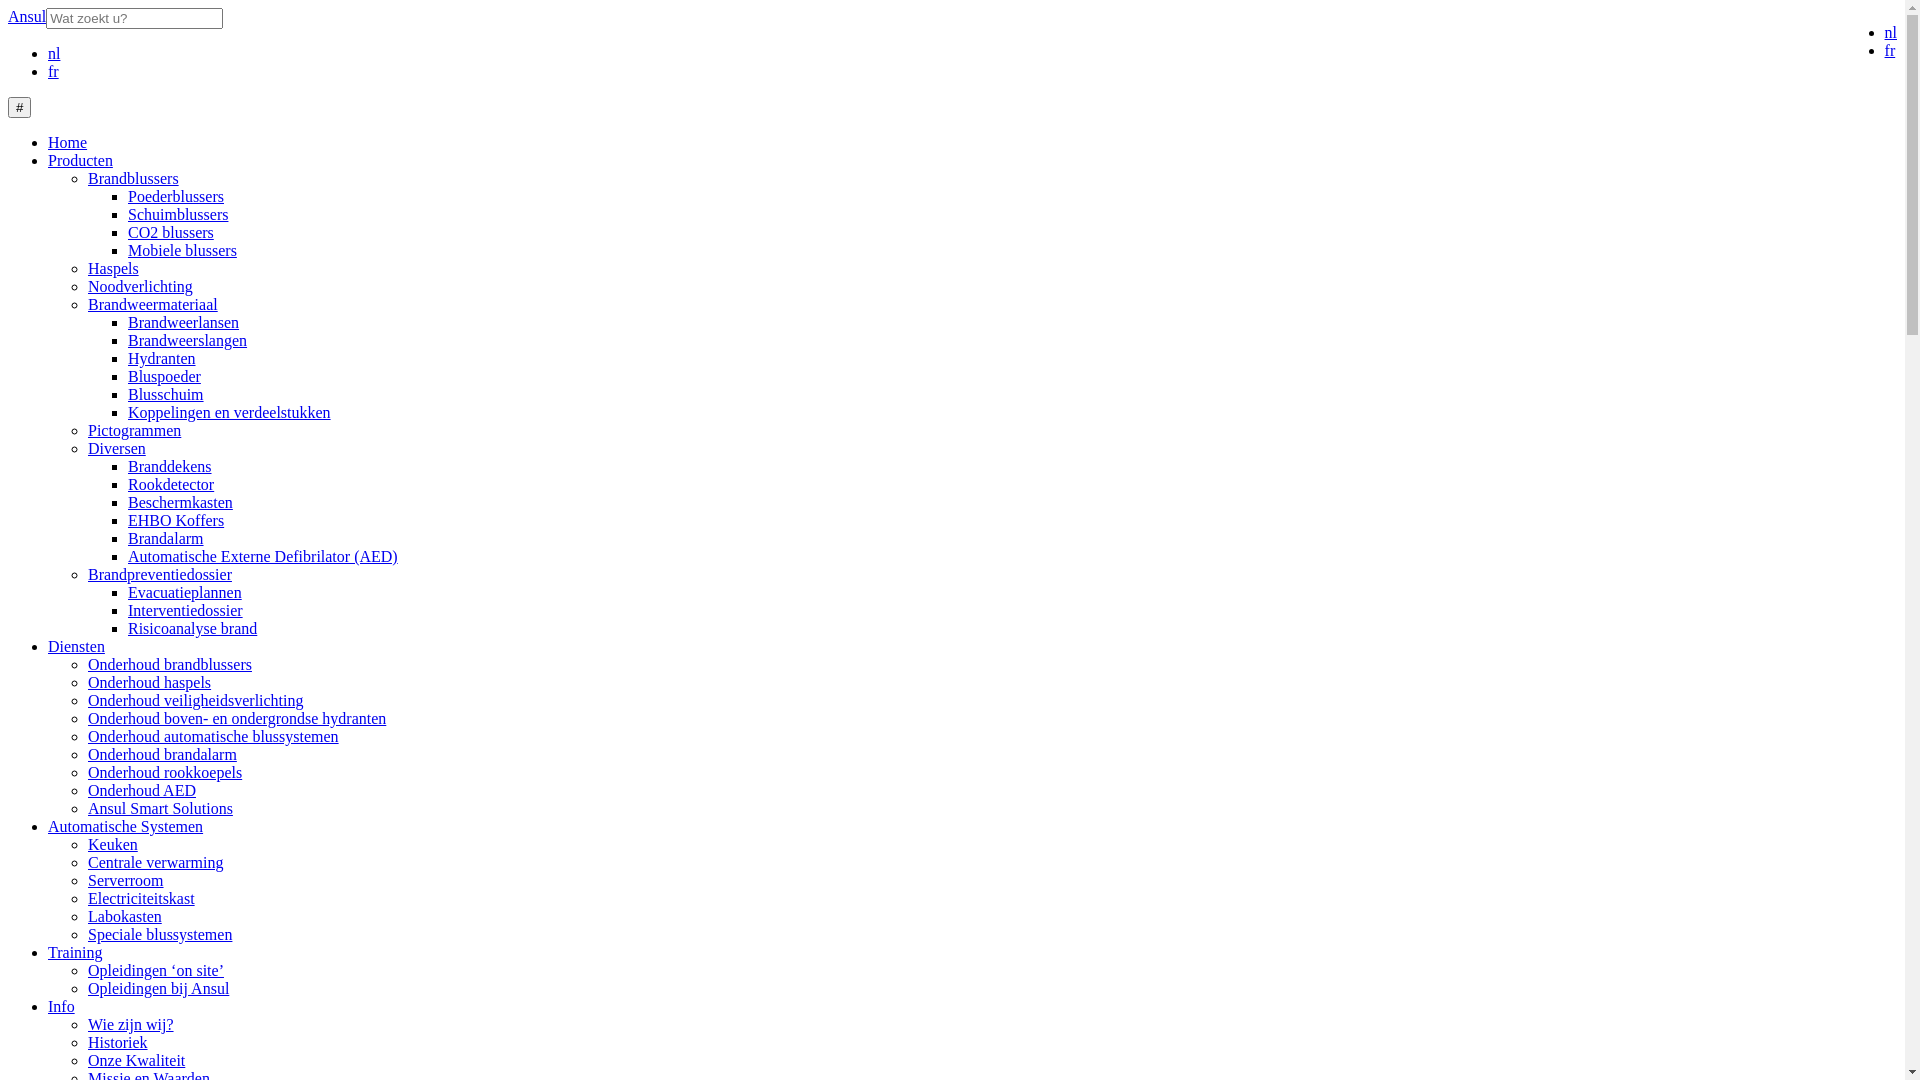 This screenshot has height=1080, width=1920. What do you see at coordinates (112, 267) in the screenshot?
I see `'Haspels'` at bounding box center [112, 267].